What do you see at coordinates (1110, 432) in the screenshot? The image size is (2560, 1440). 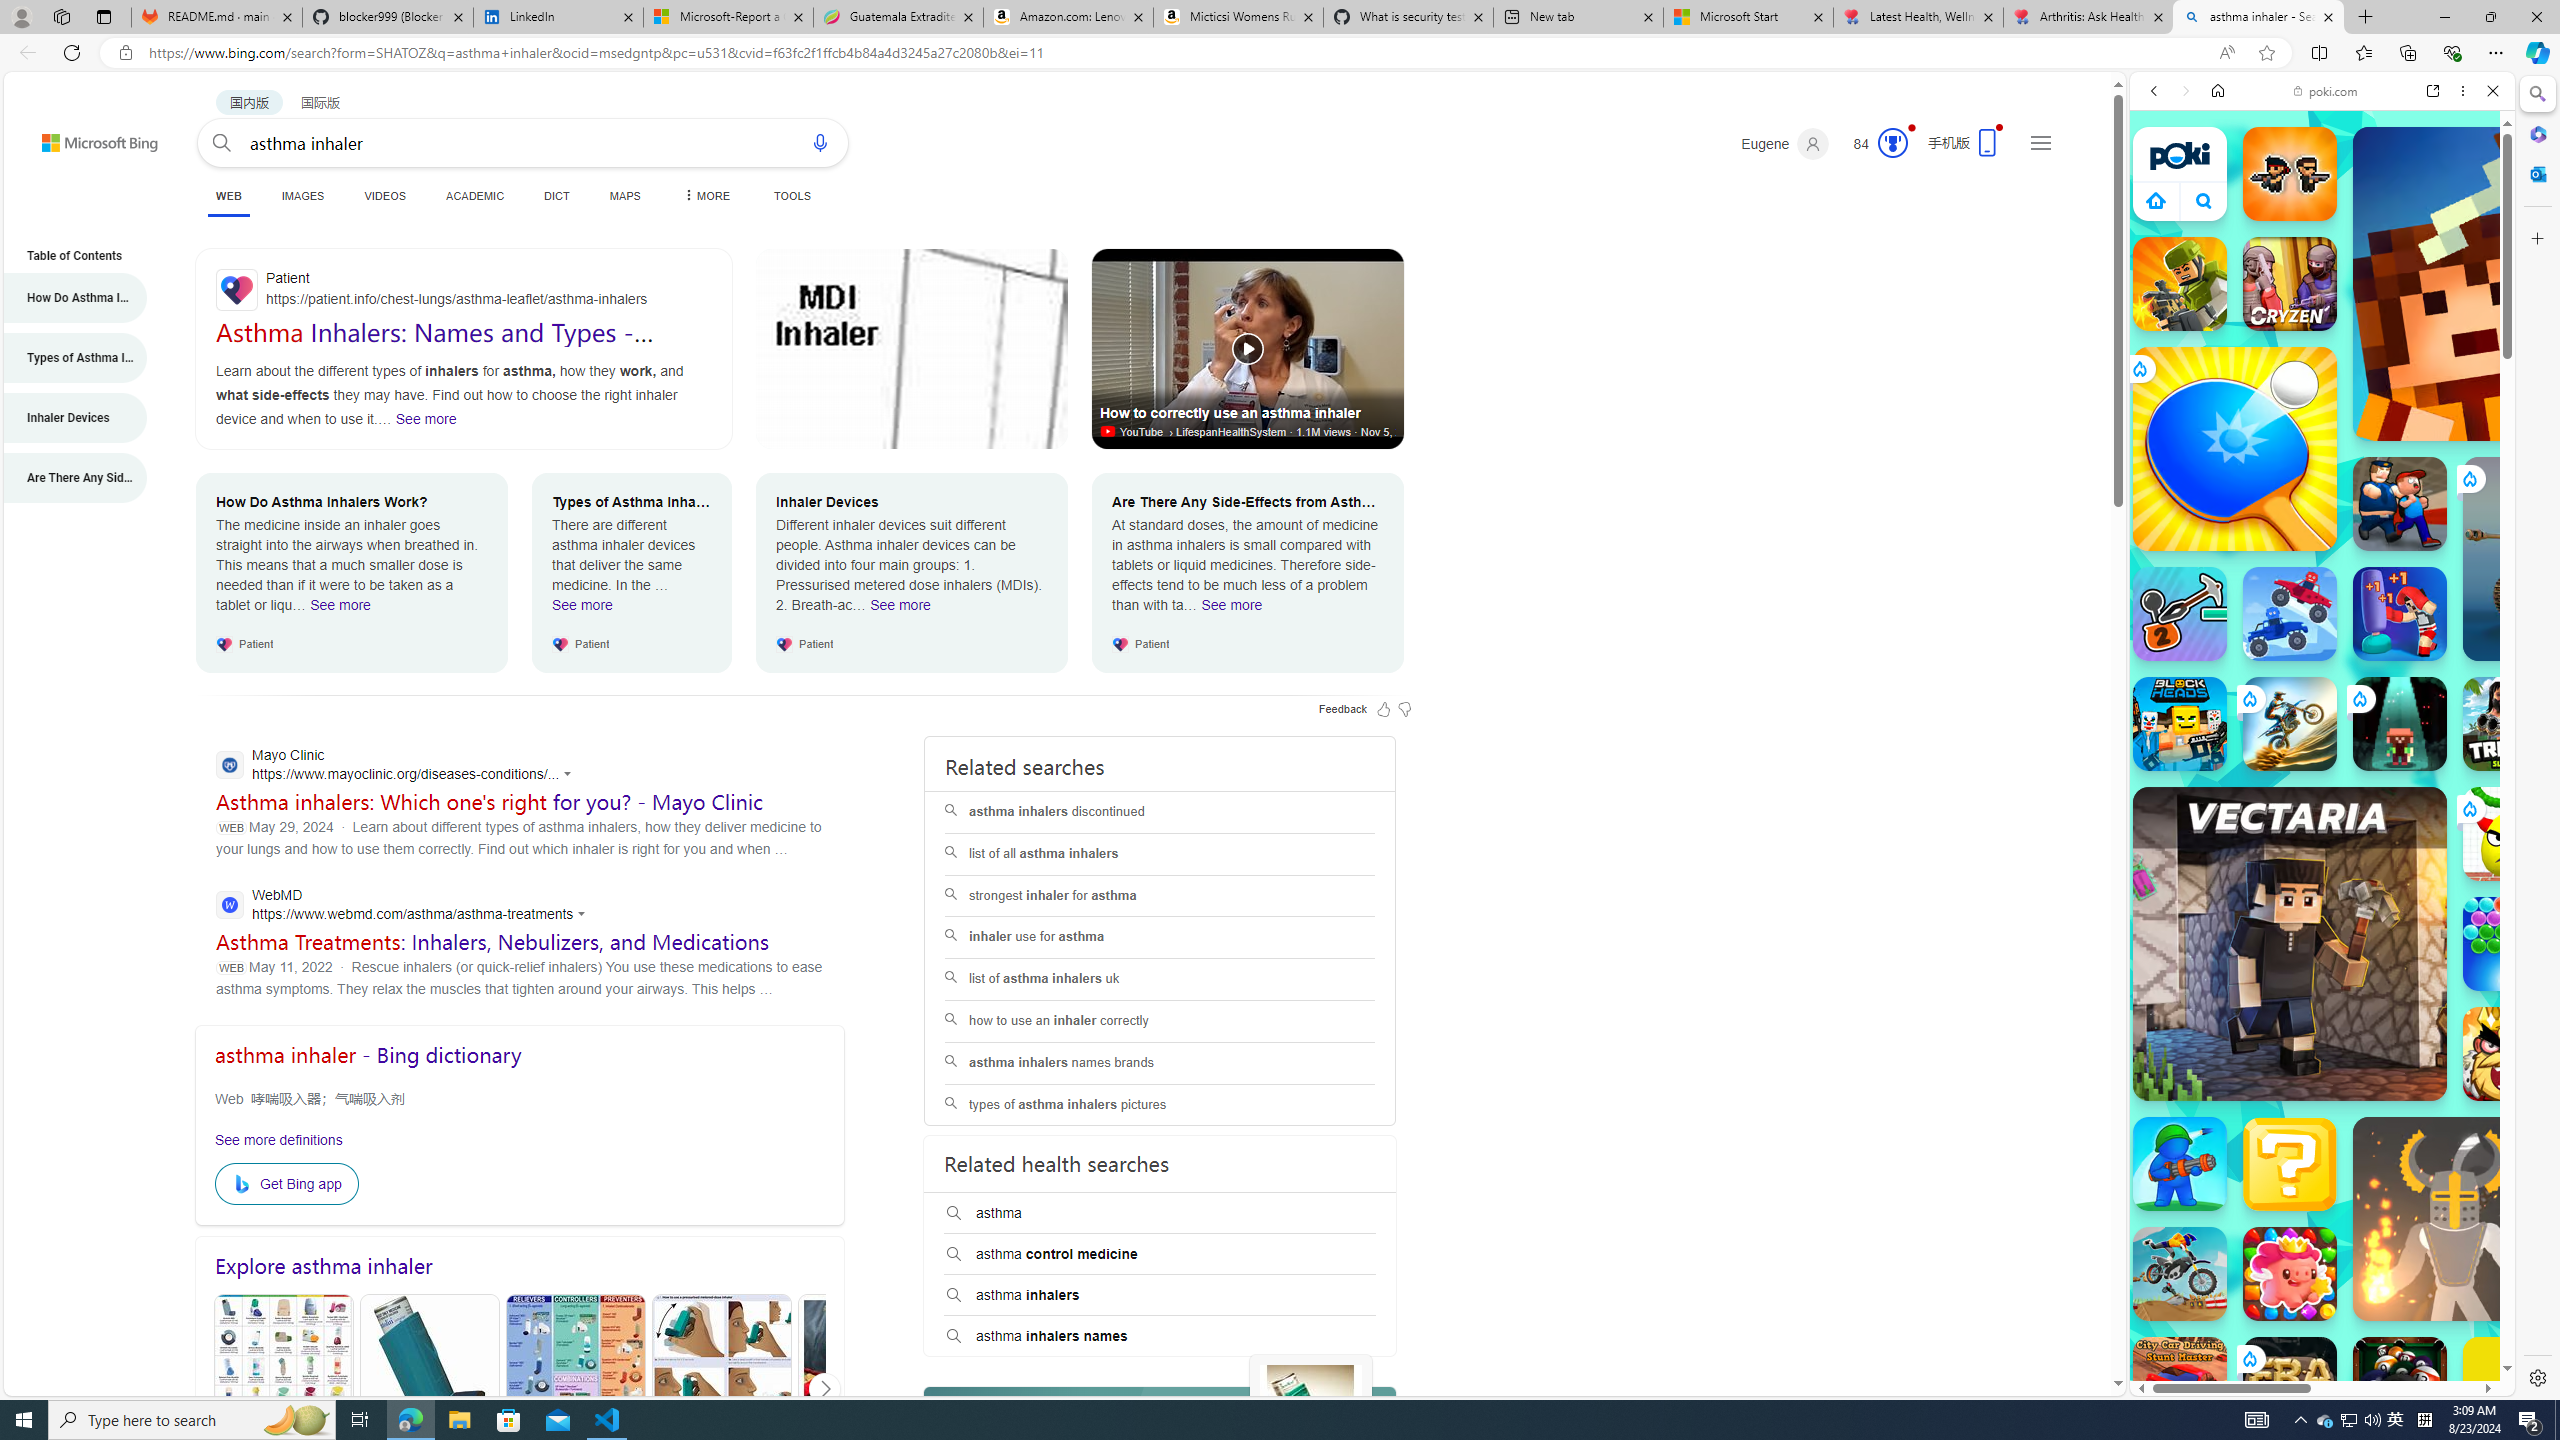 I see `'Video source site'` at bounding box center [1110, 432].